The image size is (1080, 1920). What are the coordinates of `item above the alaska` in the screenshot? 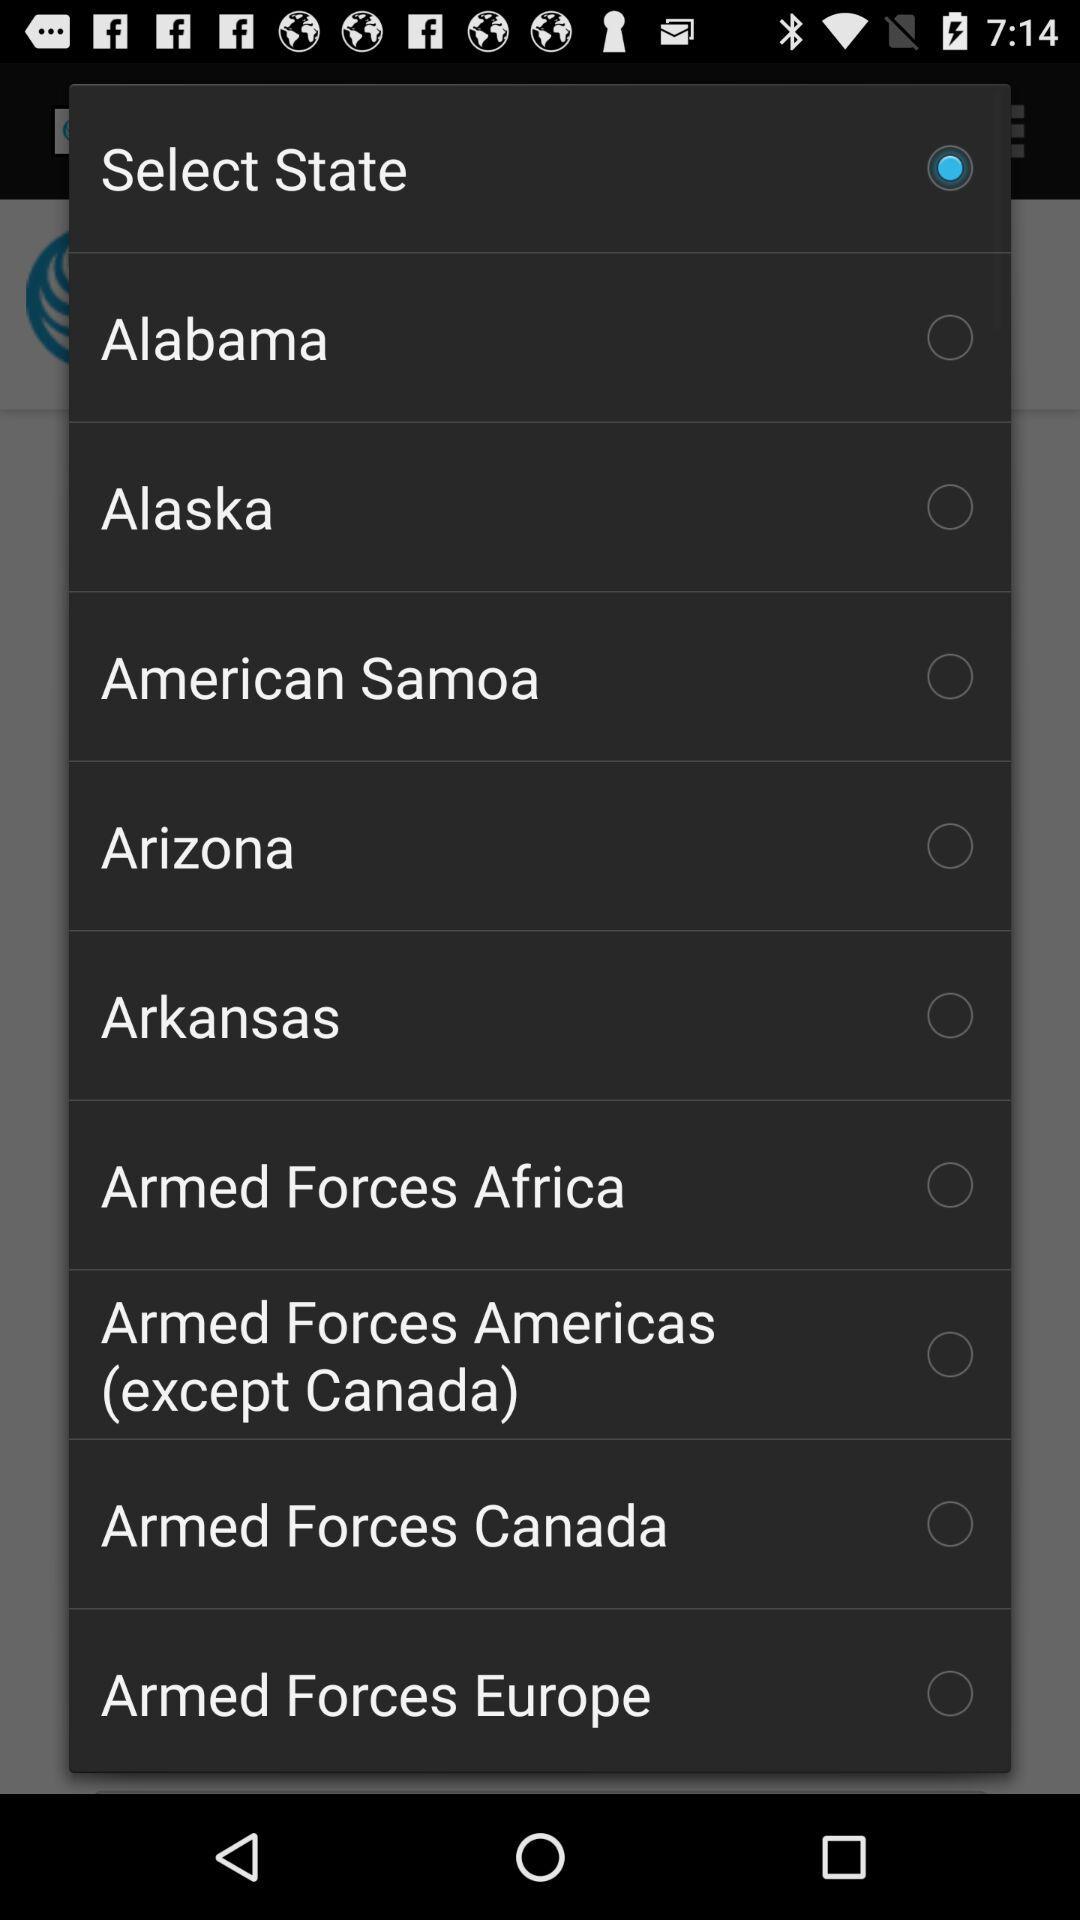 It's located at (540, 337).